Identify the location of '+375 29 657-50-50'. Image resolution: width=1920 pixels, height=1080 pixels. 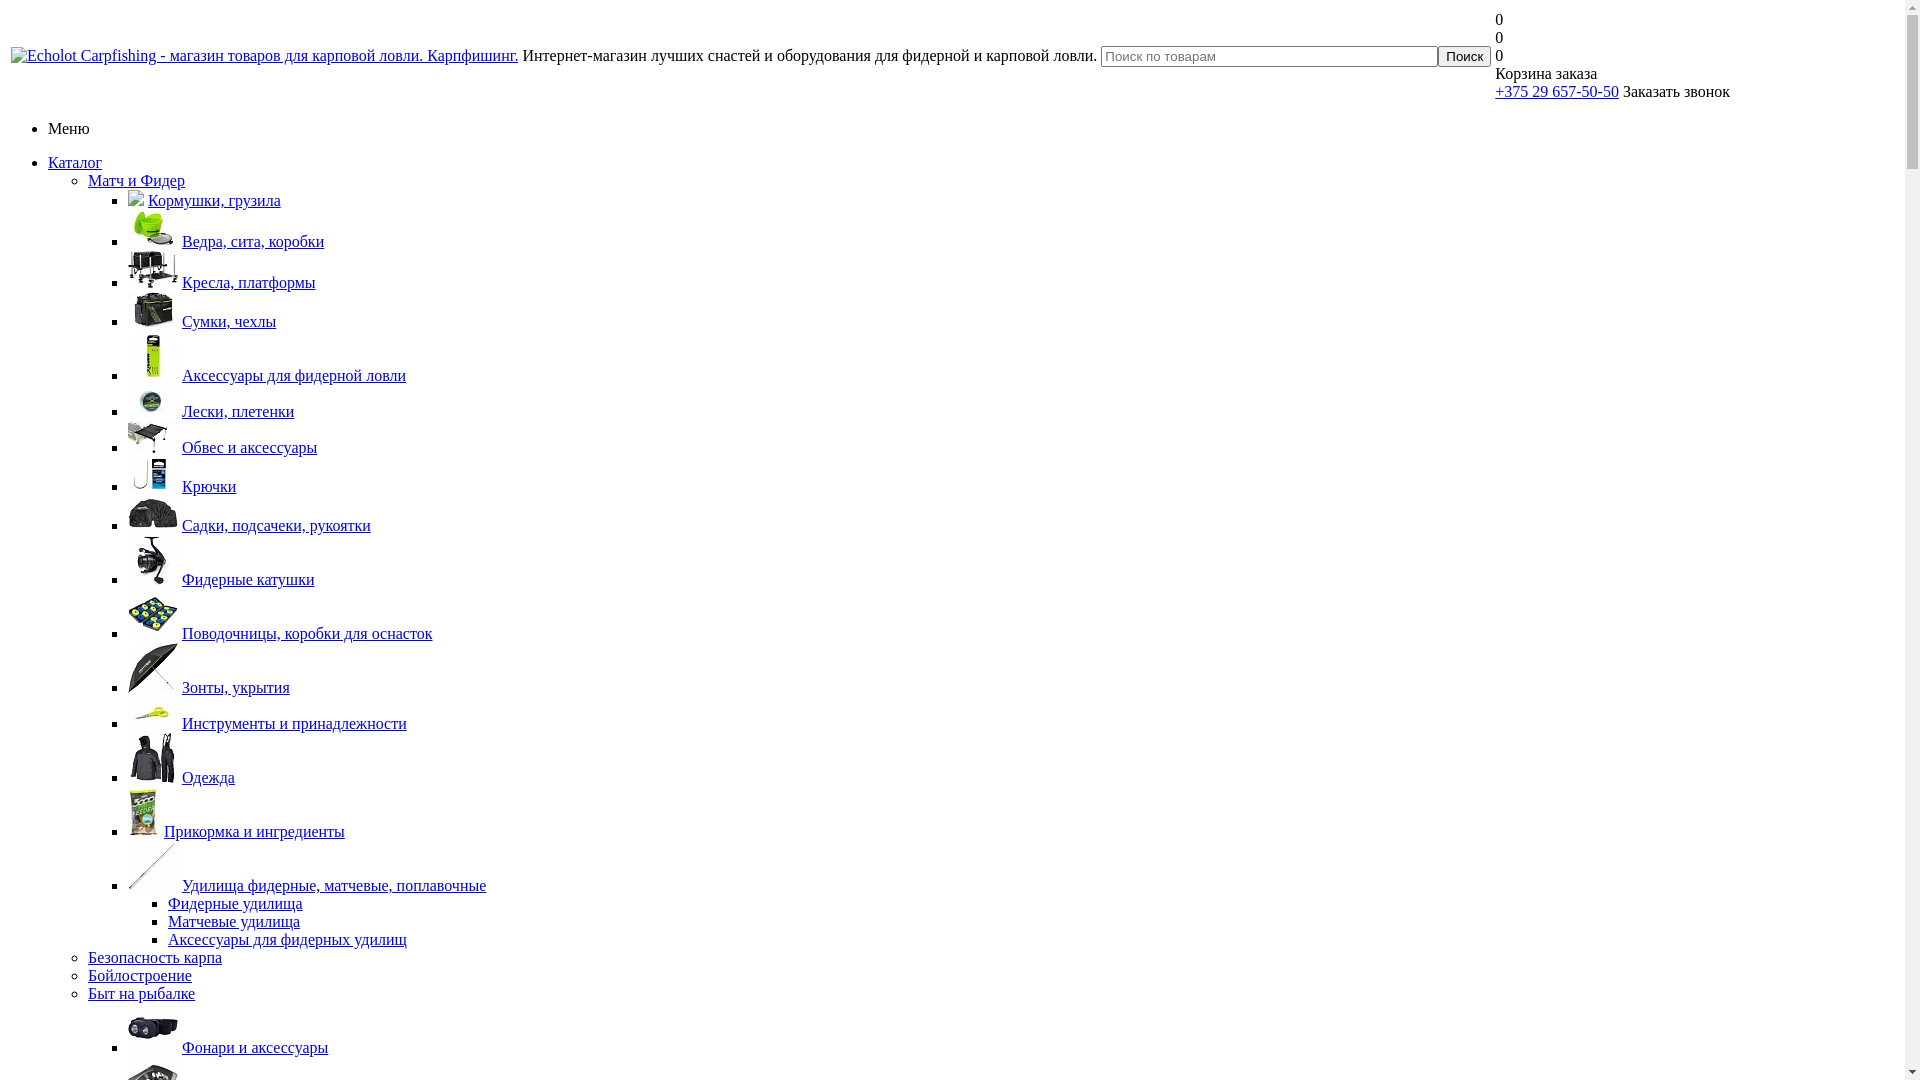
(1555, 91).